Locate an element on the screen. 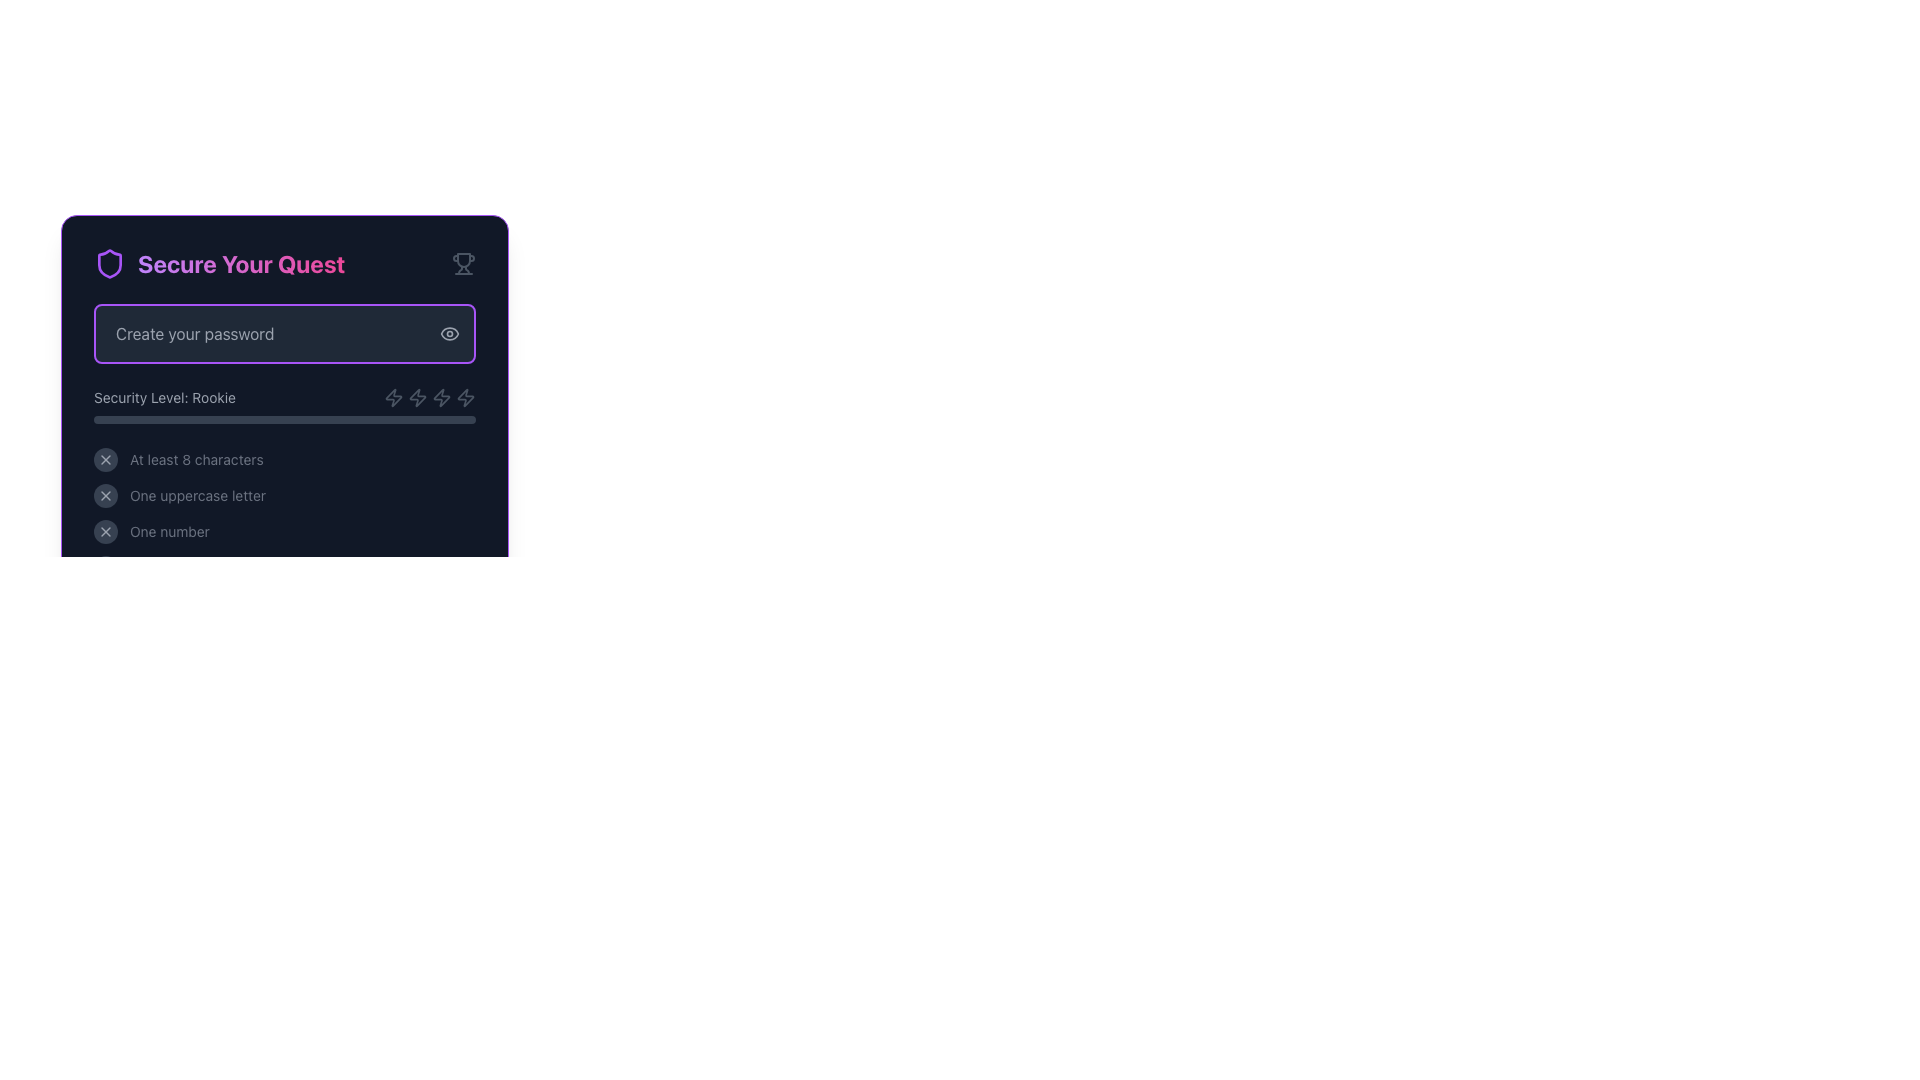 The image size is (1920, 1080). the static text element 'Secure Your Quest' featuring a shield icon on the left and a trophy icon on the right, styled in a bold gradient font on a dark background is located at coordinates (283, 262).